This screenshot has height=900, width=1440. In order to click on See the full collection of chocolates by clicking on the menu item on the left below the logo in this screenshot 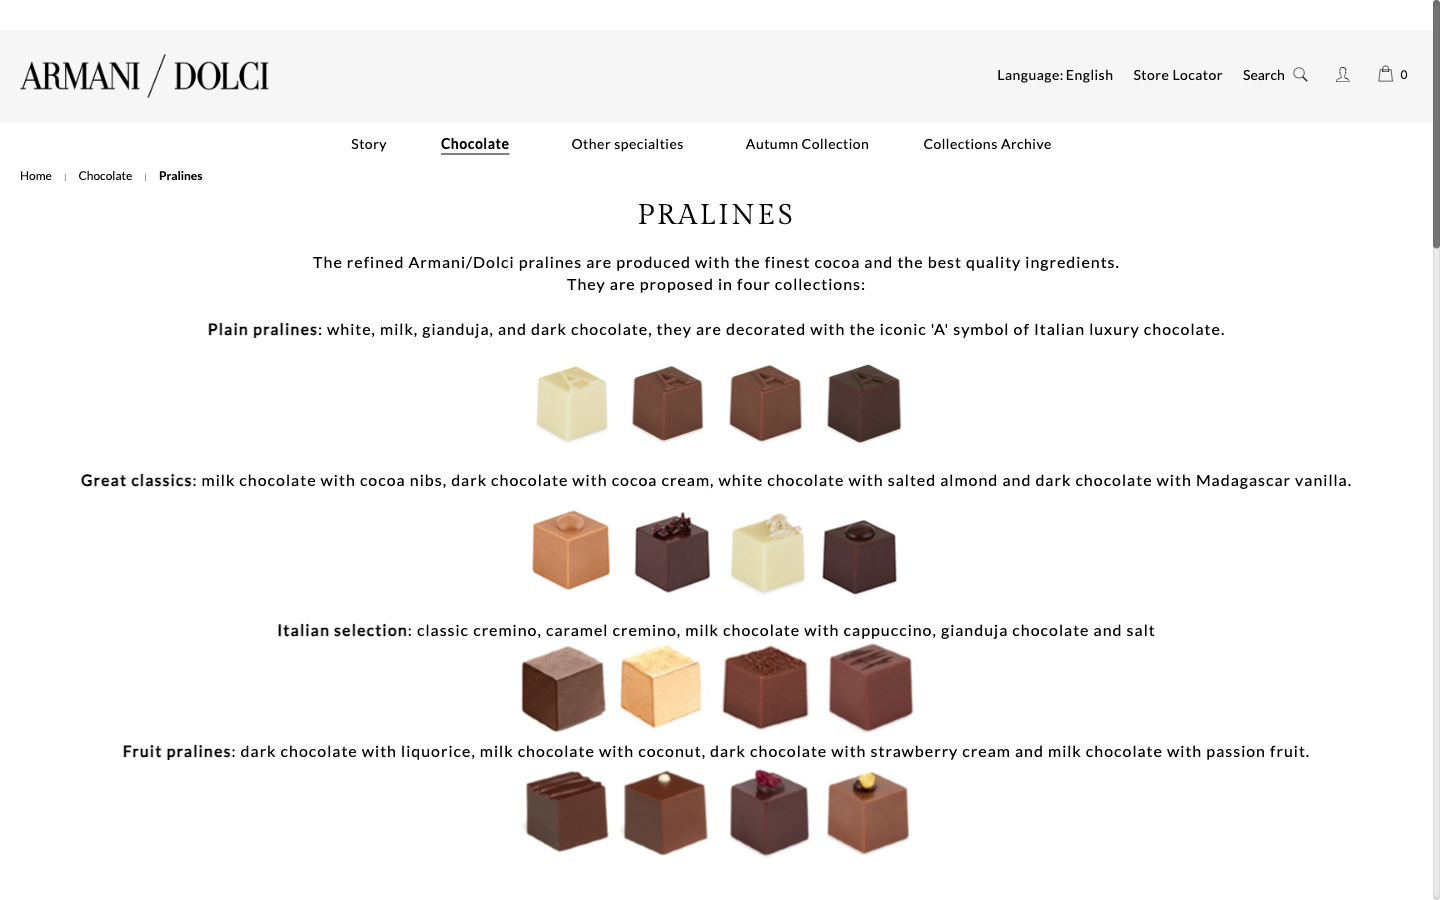, I will do `click(105, 175)`.